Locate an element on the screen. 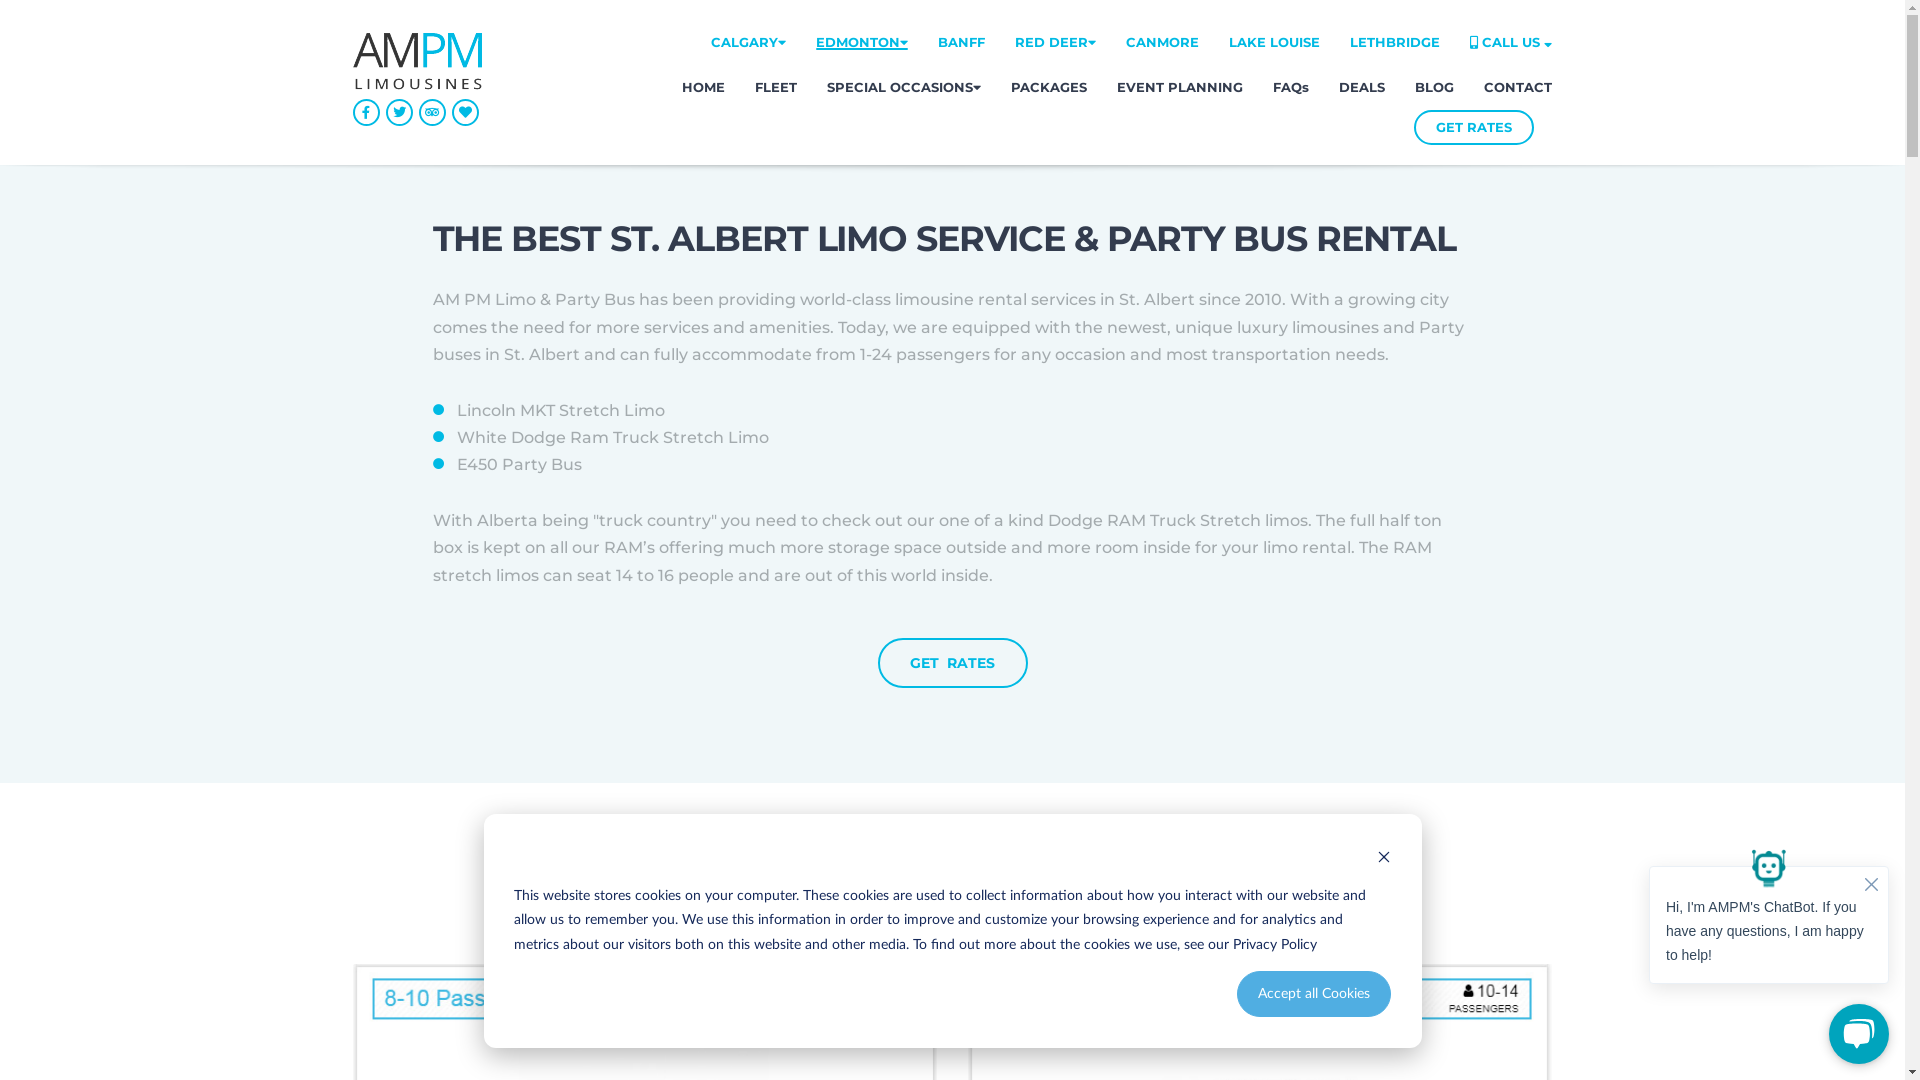  'EDMONTON' is located at coordinates (816, 42).